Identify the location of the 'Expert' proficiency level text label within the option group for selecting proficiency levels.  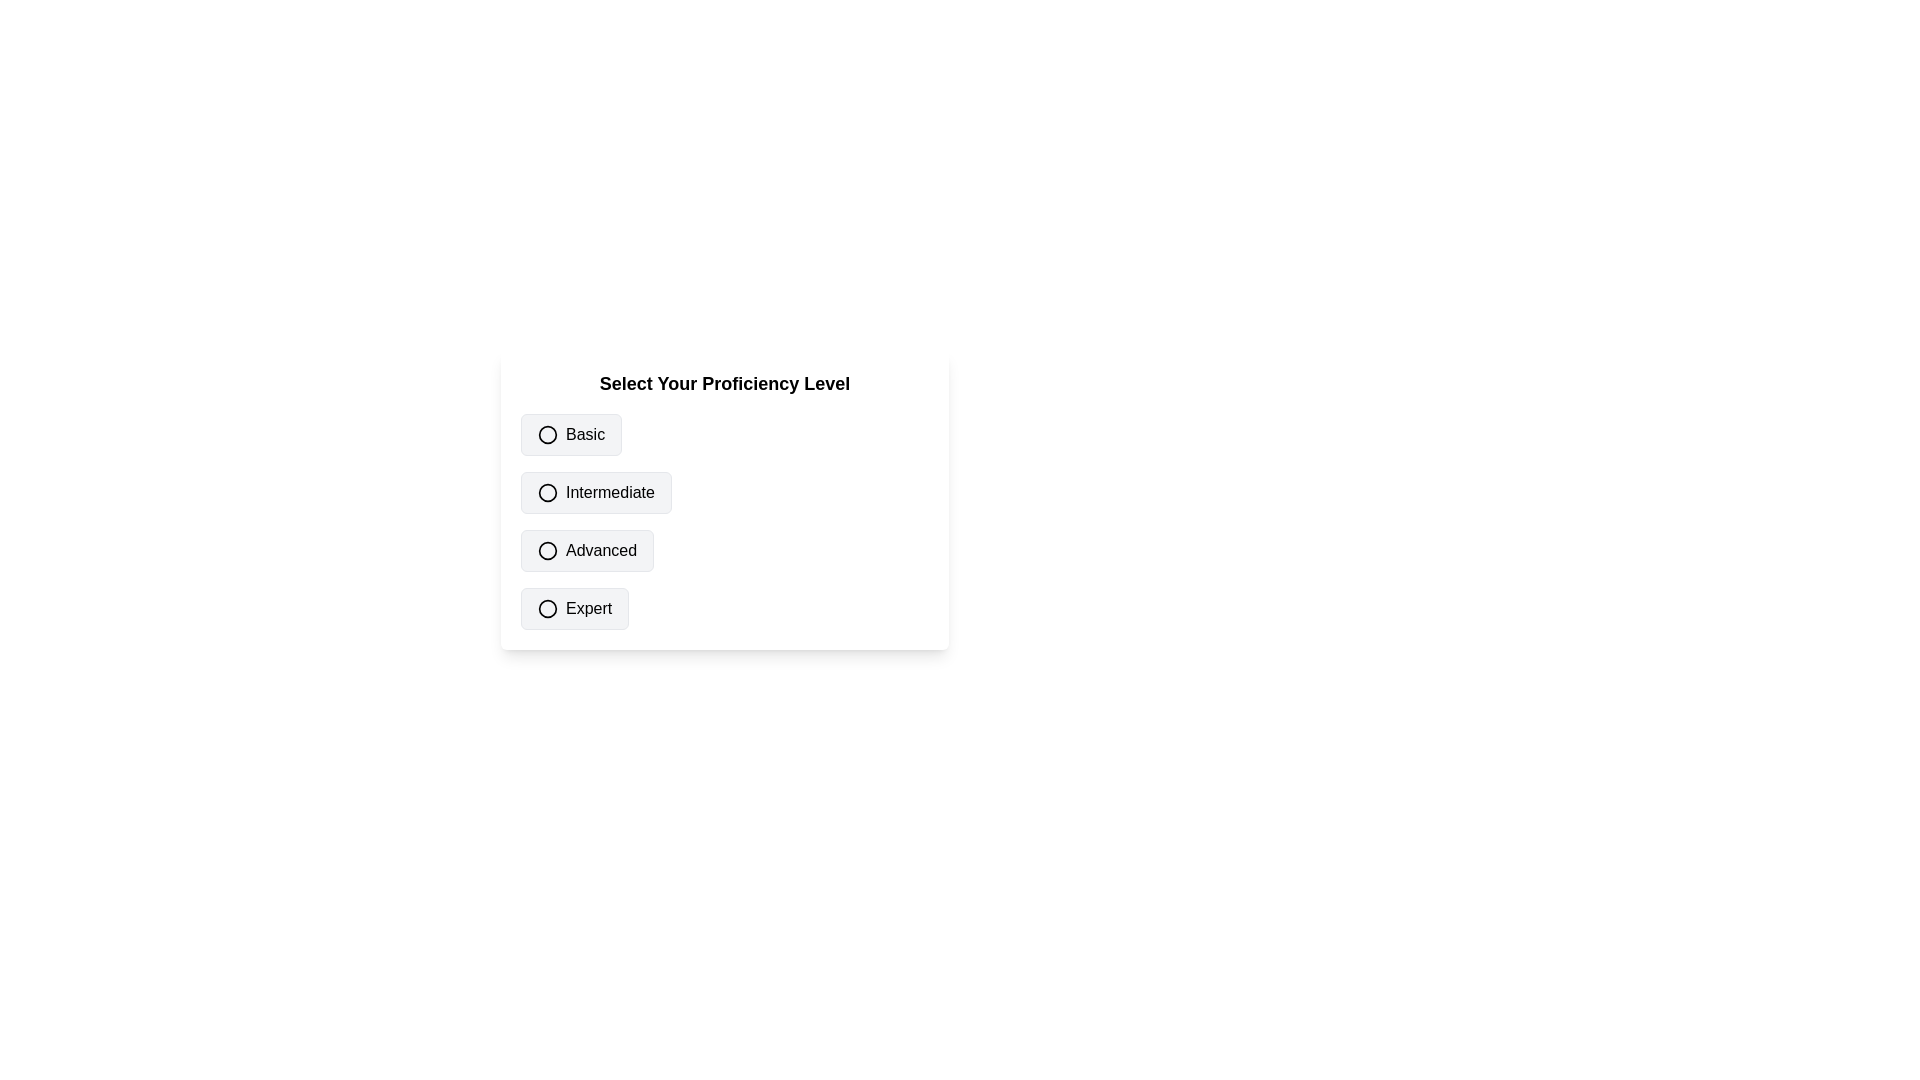
(588, 608).